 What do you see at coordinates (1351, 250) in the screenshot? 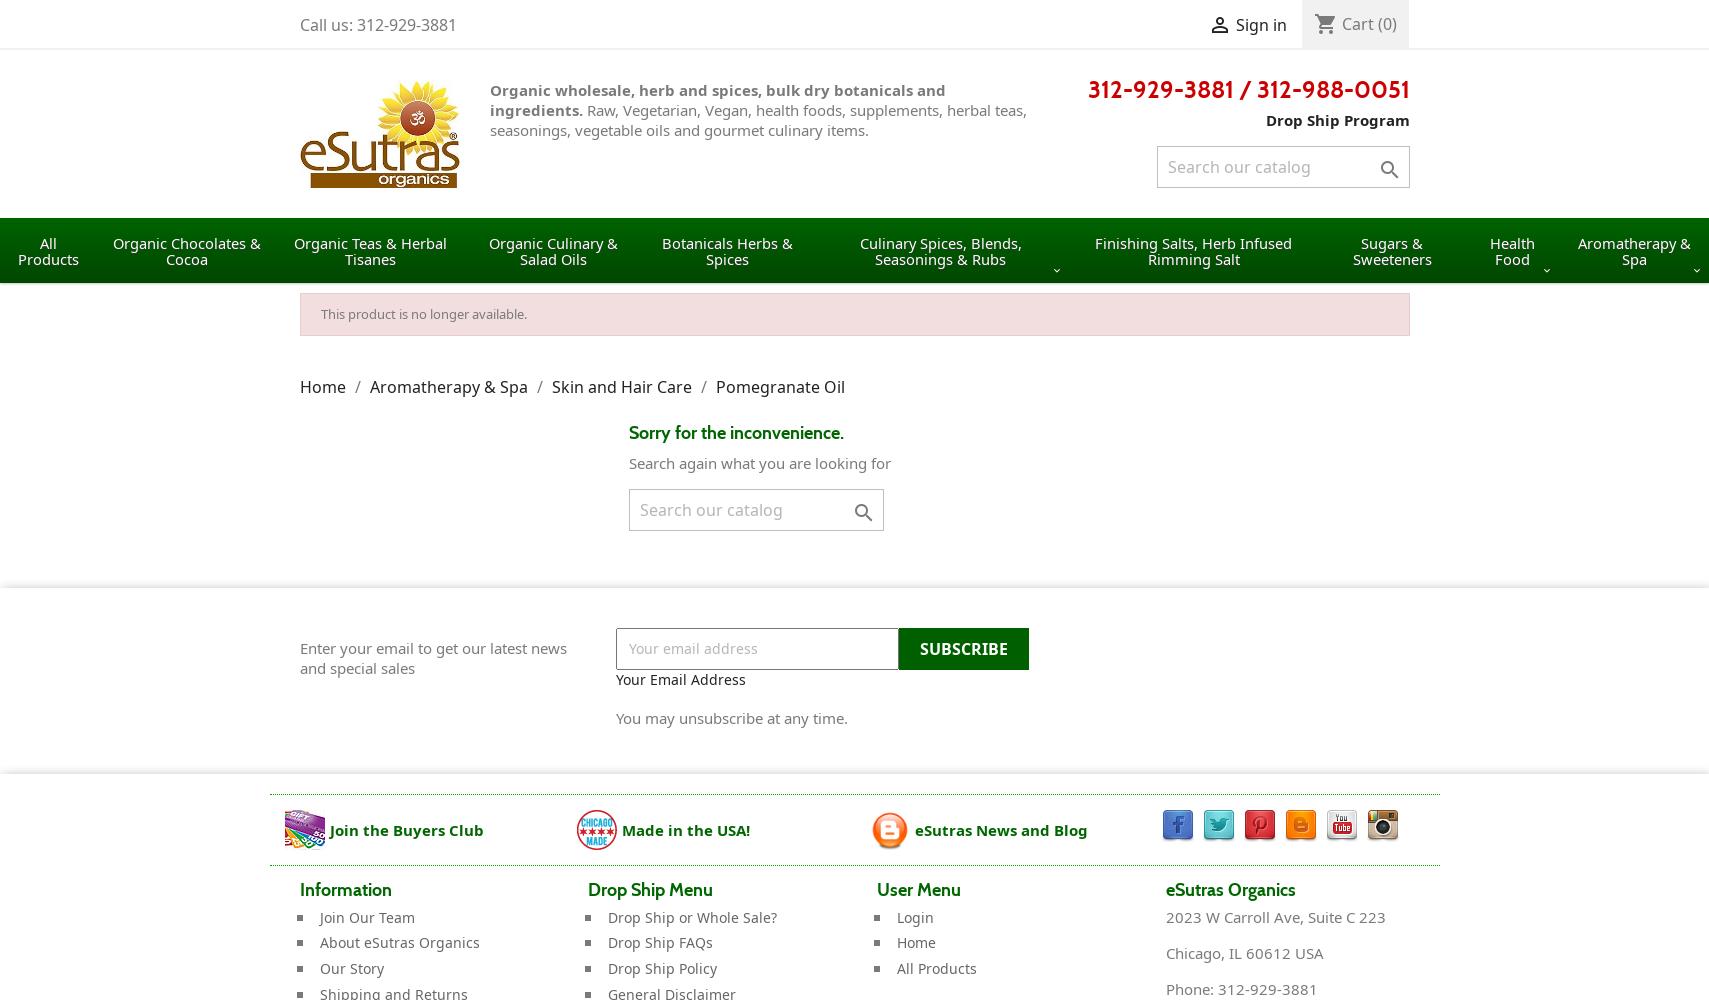
I see `'Sugars & Sweeteners'` at bounding box center [1351, 250].